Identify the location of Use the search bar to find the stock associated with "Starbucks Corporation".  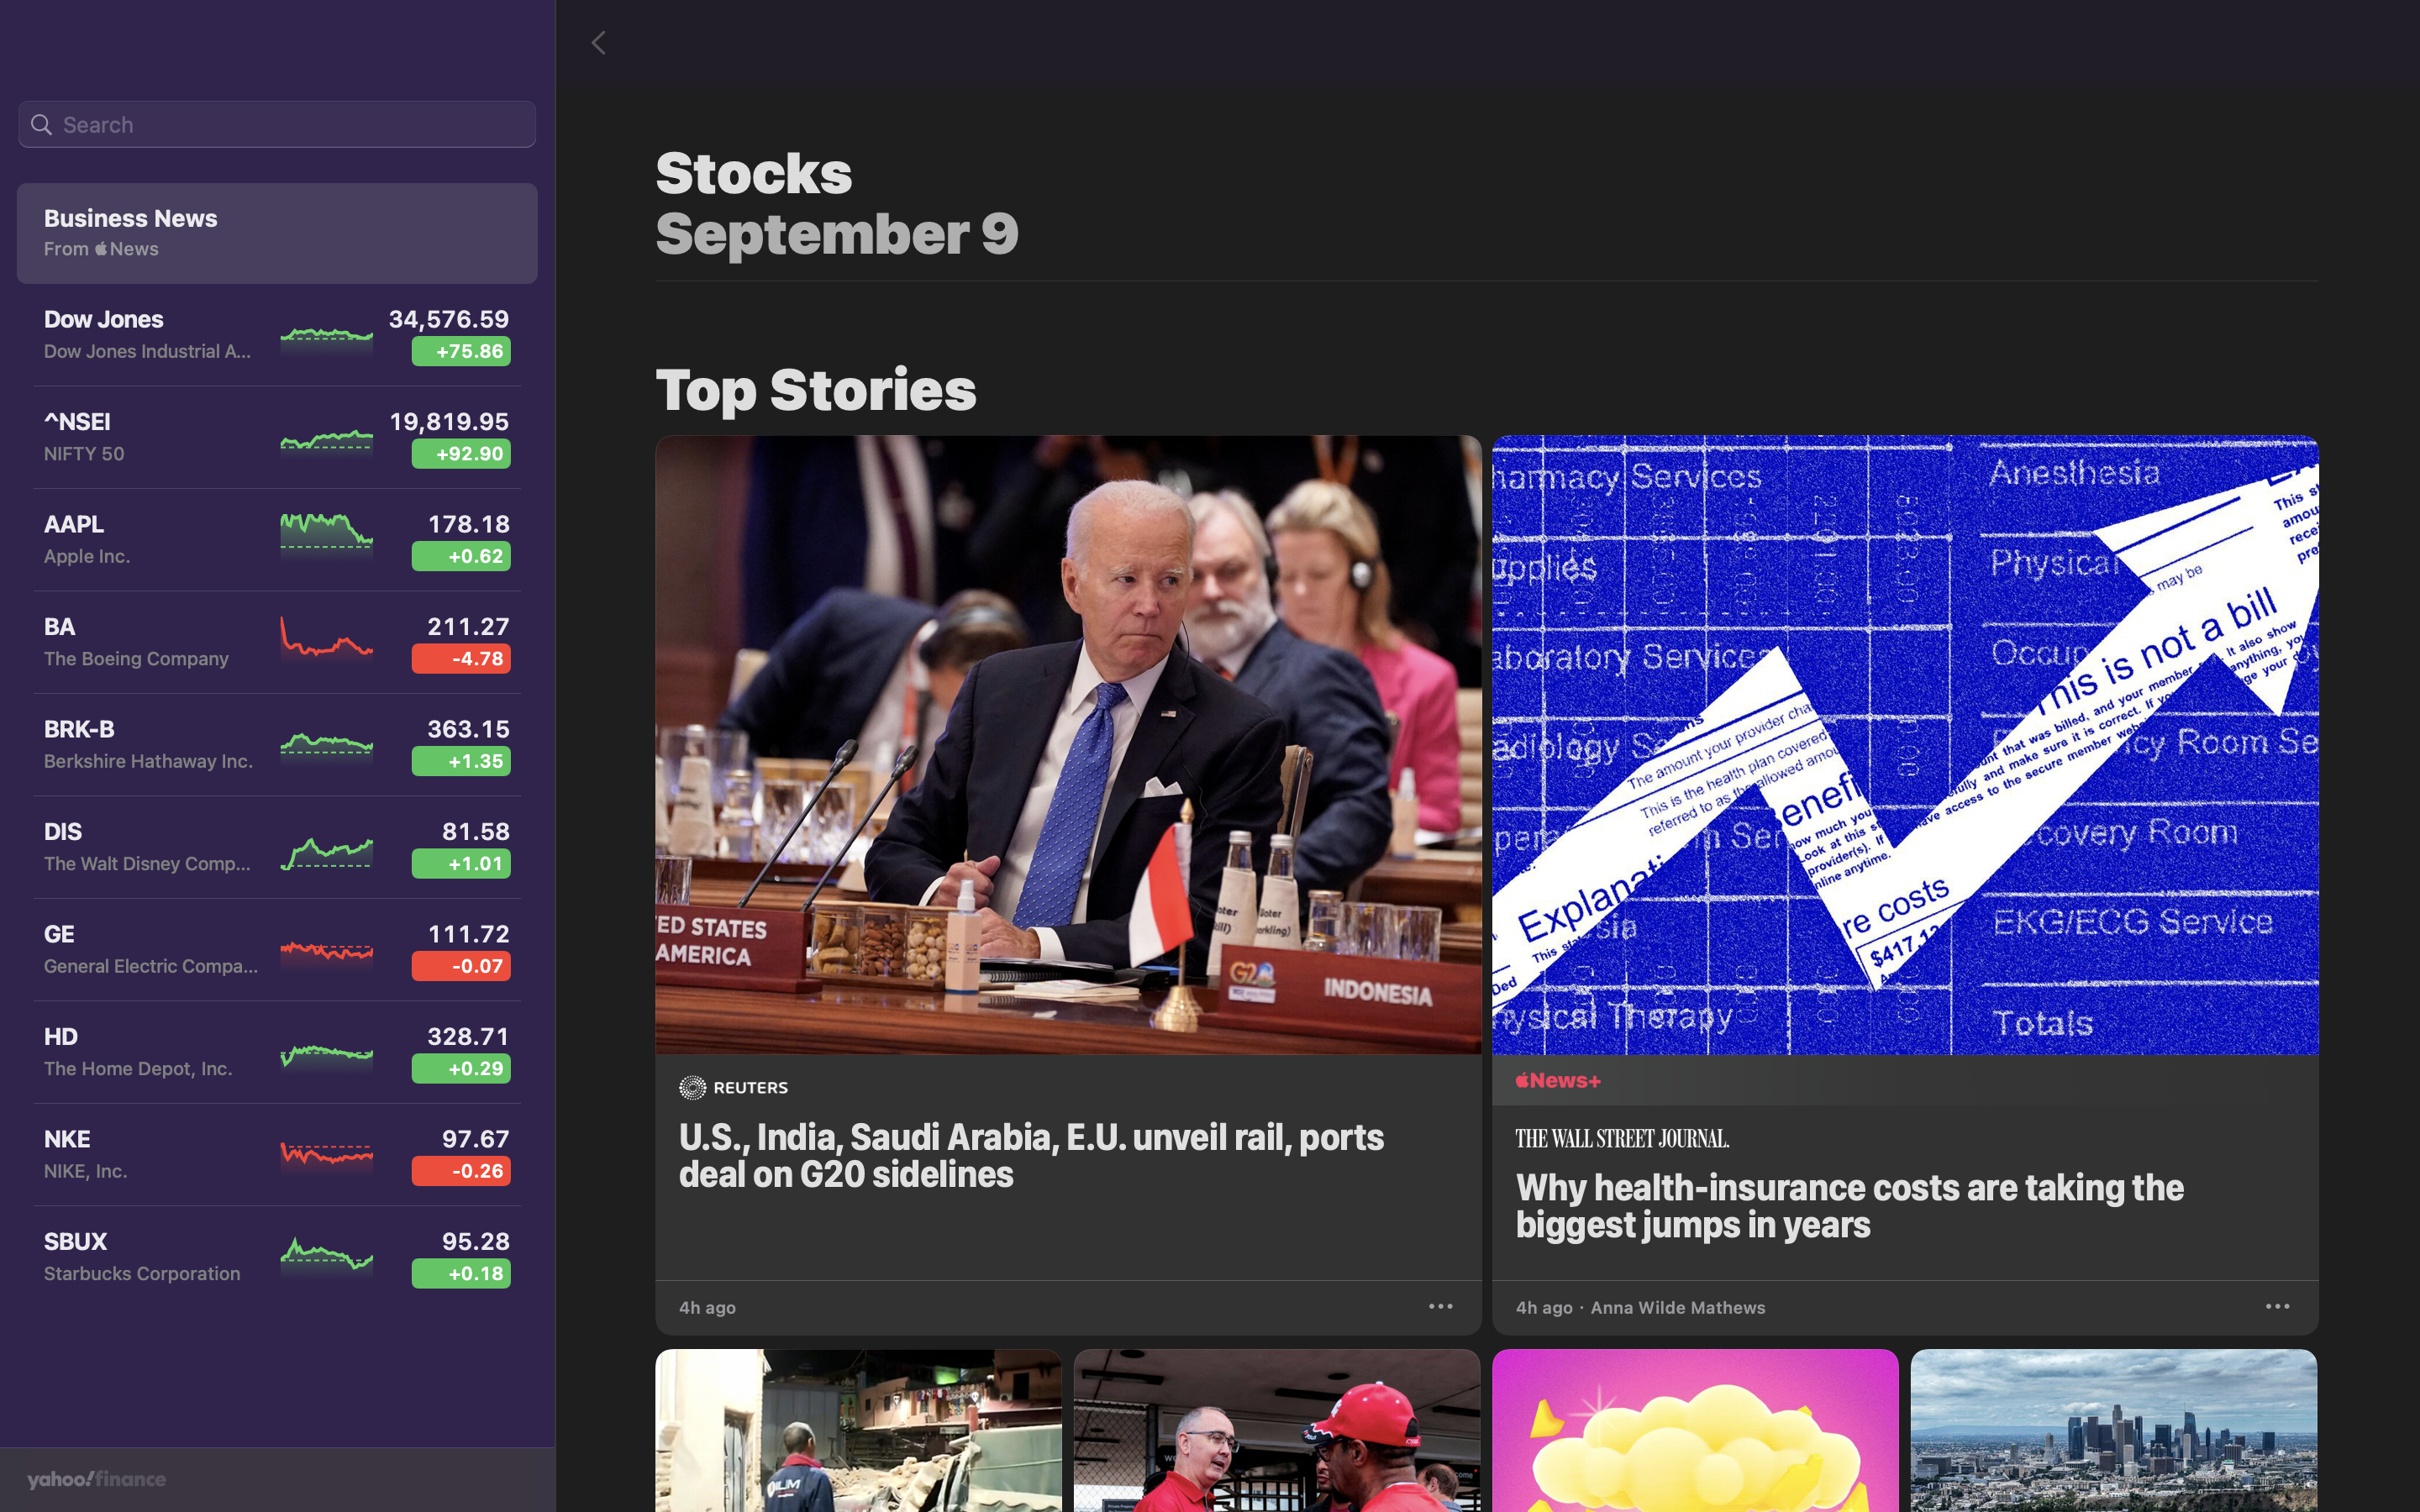
(276, 125).